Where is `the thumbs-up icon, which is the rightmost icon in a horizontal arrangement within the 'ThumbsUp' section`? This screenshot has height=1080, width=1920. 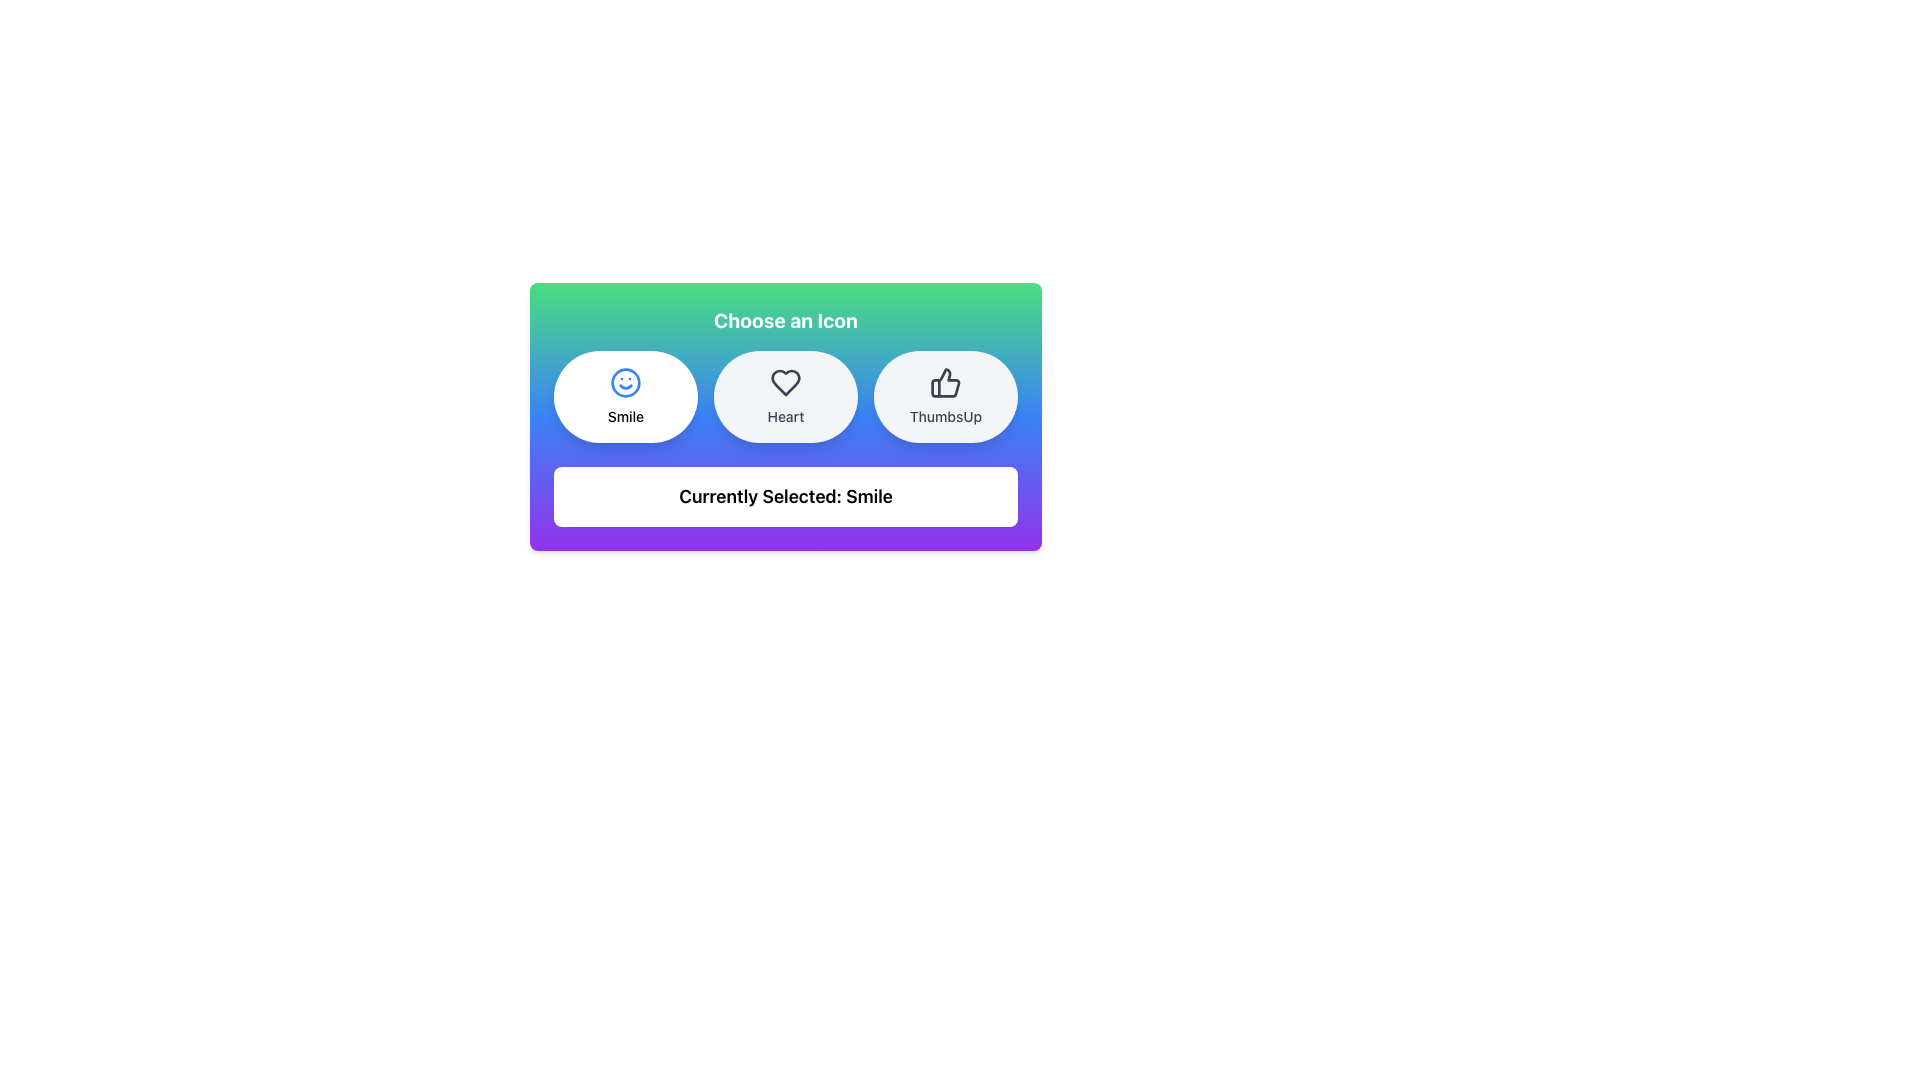
the thumbs-up icon, which is the rightmost icon in a horizontal arrangement within the 'ThumbsUp' section is located at coordinates (944, 382).